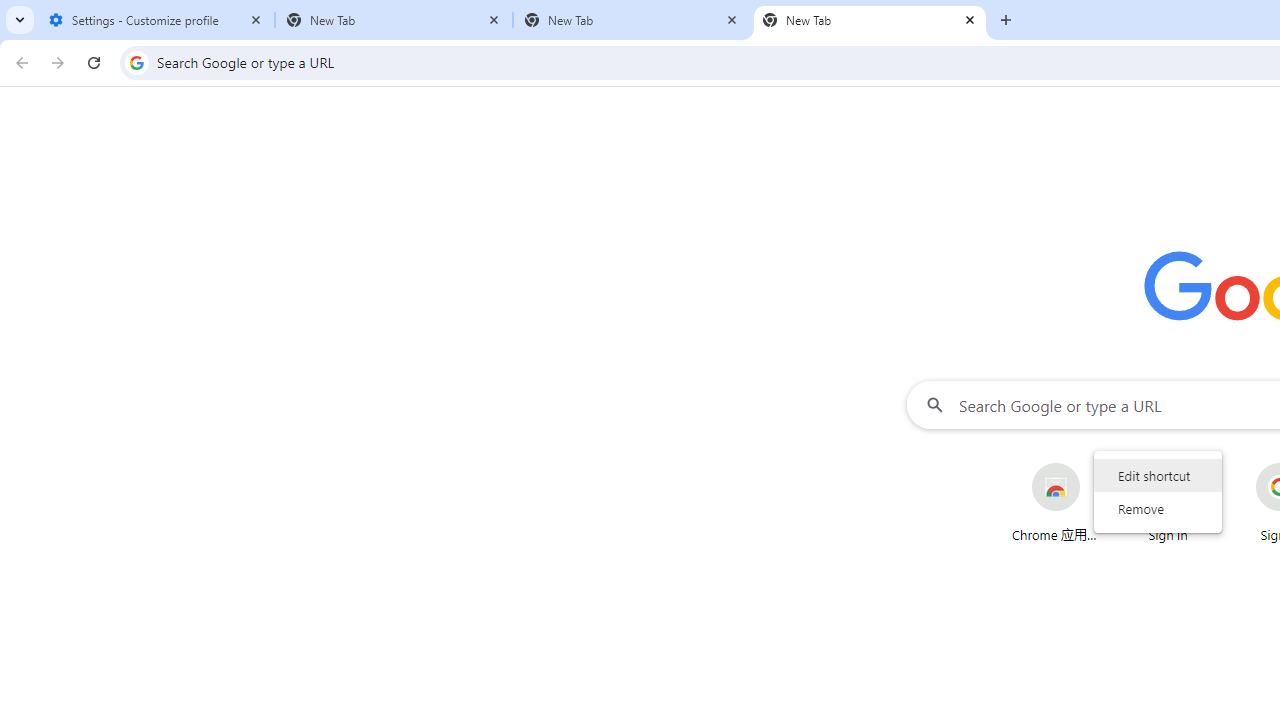  Describe the element at coordinates (1158, 507) in the screenshot. I see `'Remove'` at that location.